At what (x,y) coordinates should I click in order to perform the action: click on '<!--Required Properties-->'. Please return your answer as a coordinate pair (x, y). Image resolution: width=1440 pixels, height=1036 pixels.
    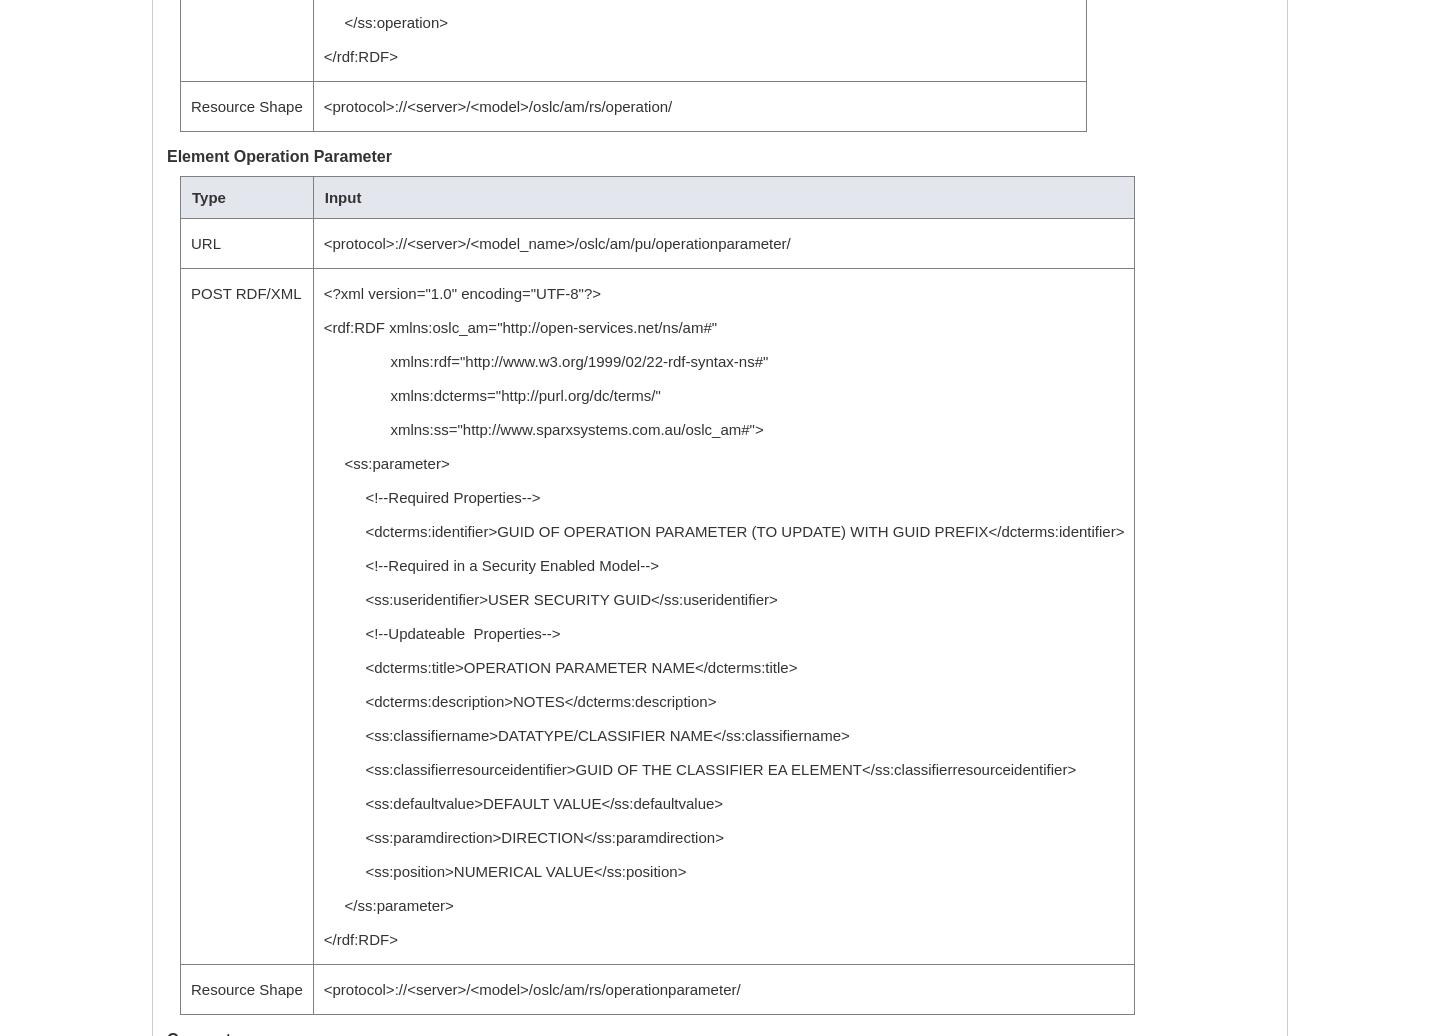
    Looking at the image, I should click on (431, 497).